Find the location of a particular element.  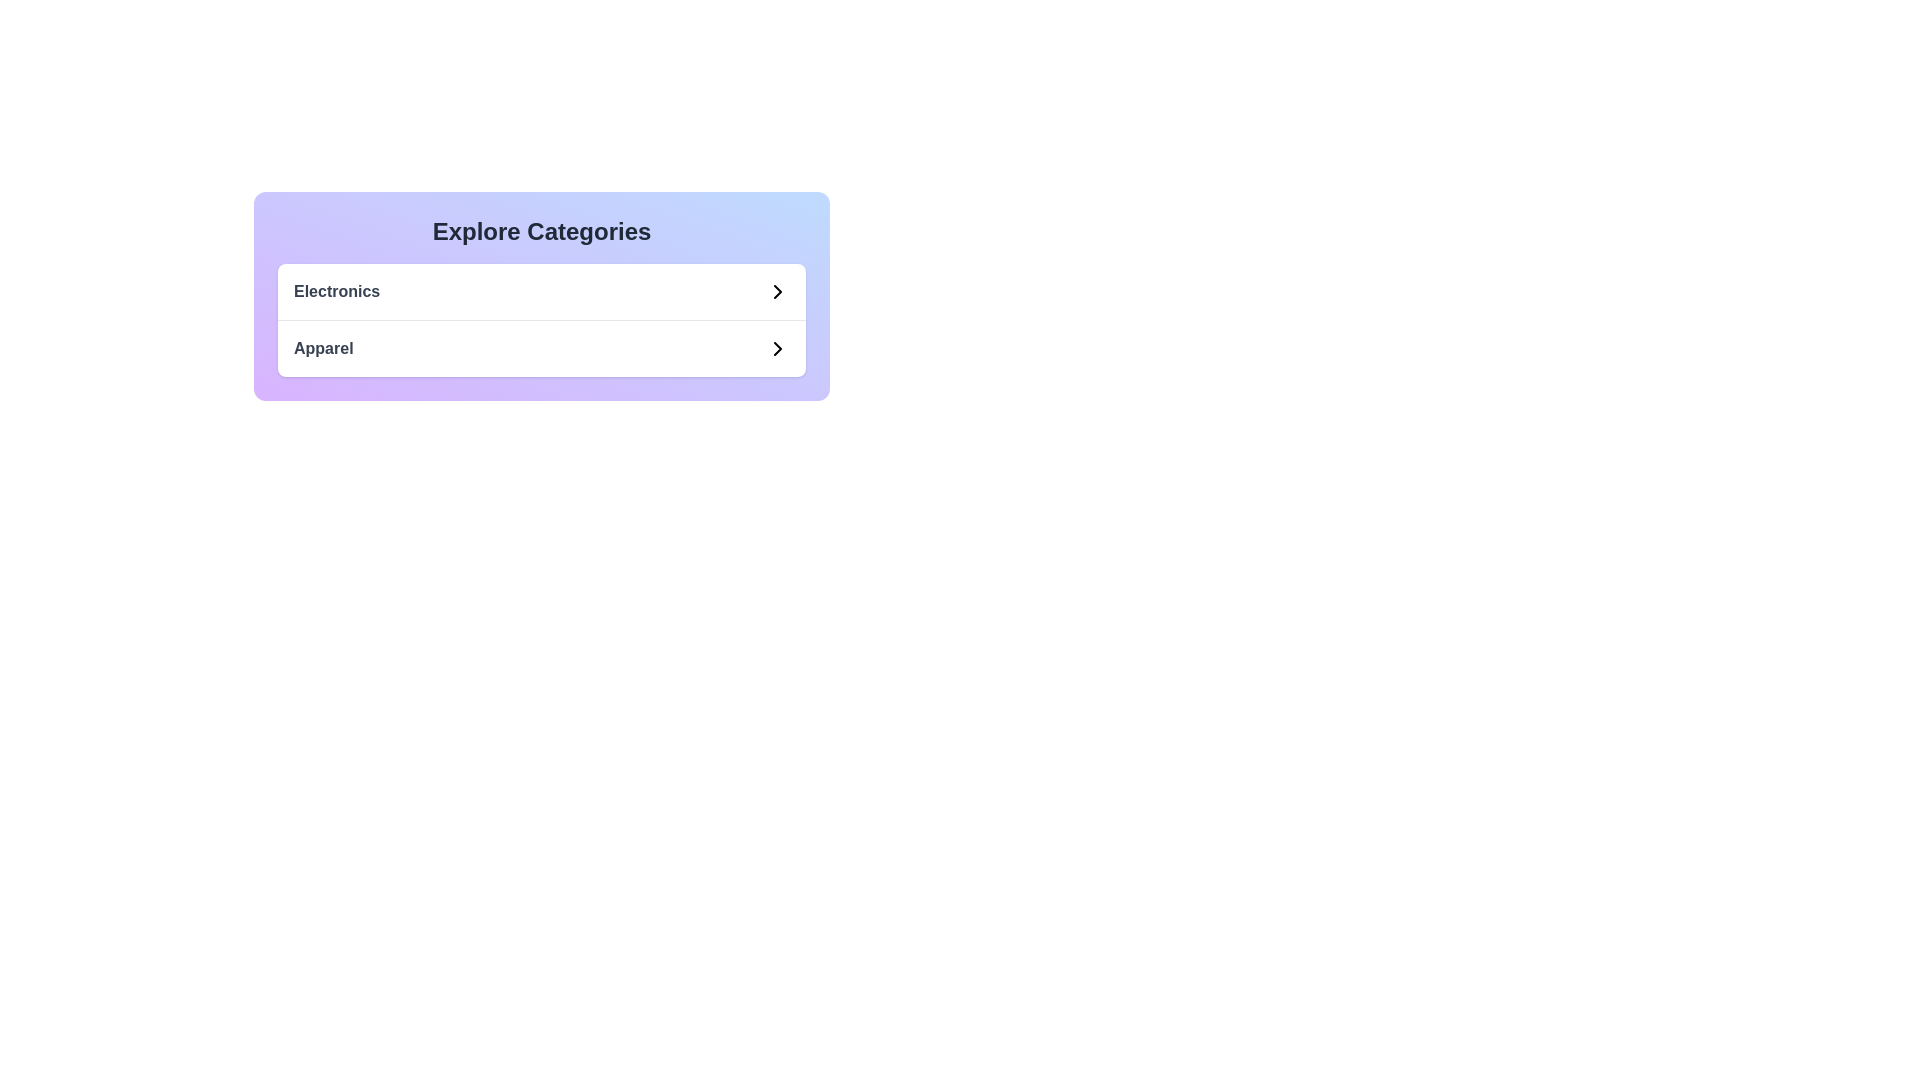

the 'Apparel' category selection option located as the second item in the 'Explore Categories' section, directly below the 'Electronics' item is located at coordinates (542, 347).